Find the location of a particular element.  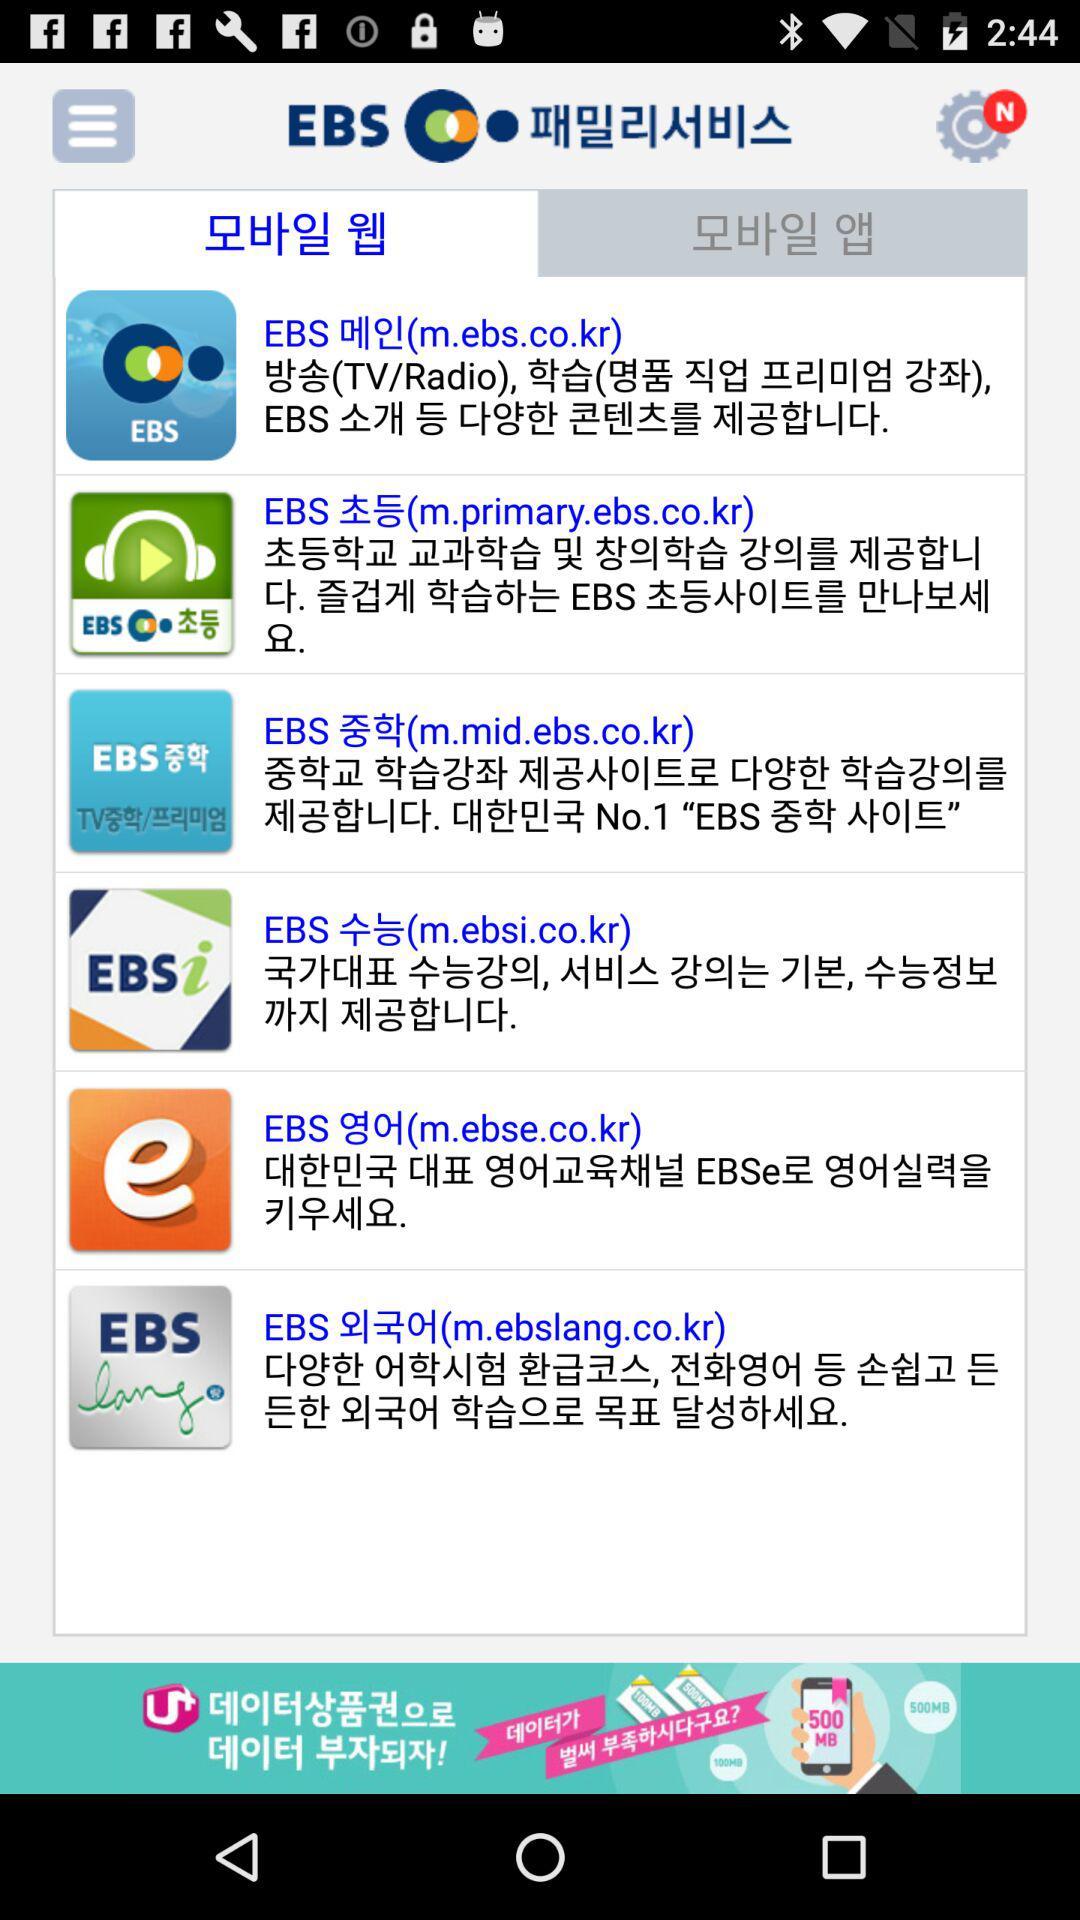

the add icon is located at coordinates (168, 133).